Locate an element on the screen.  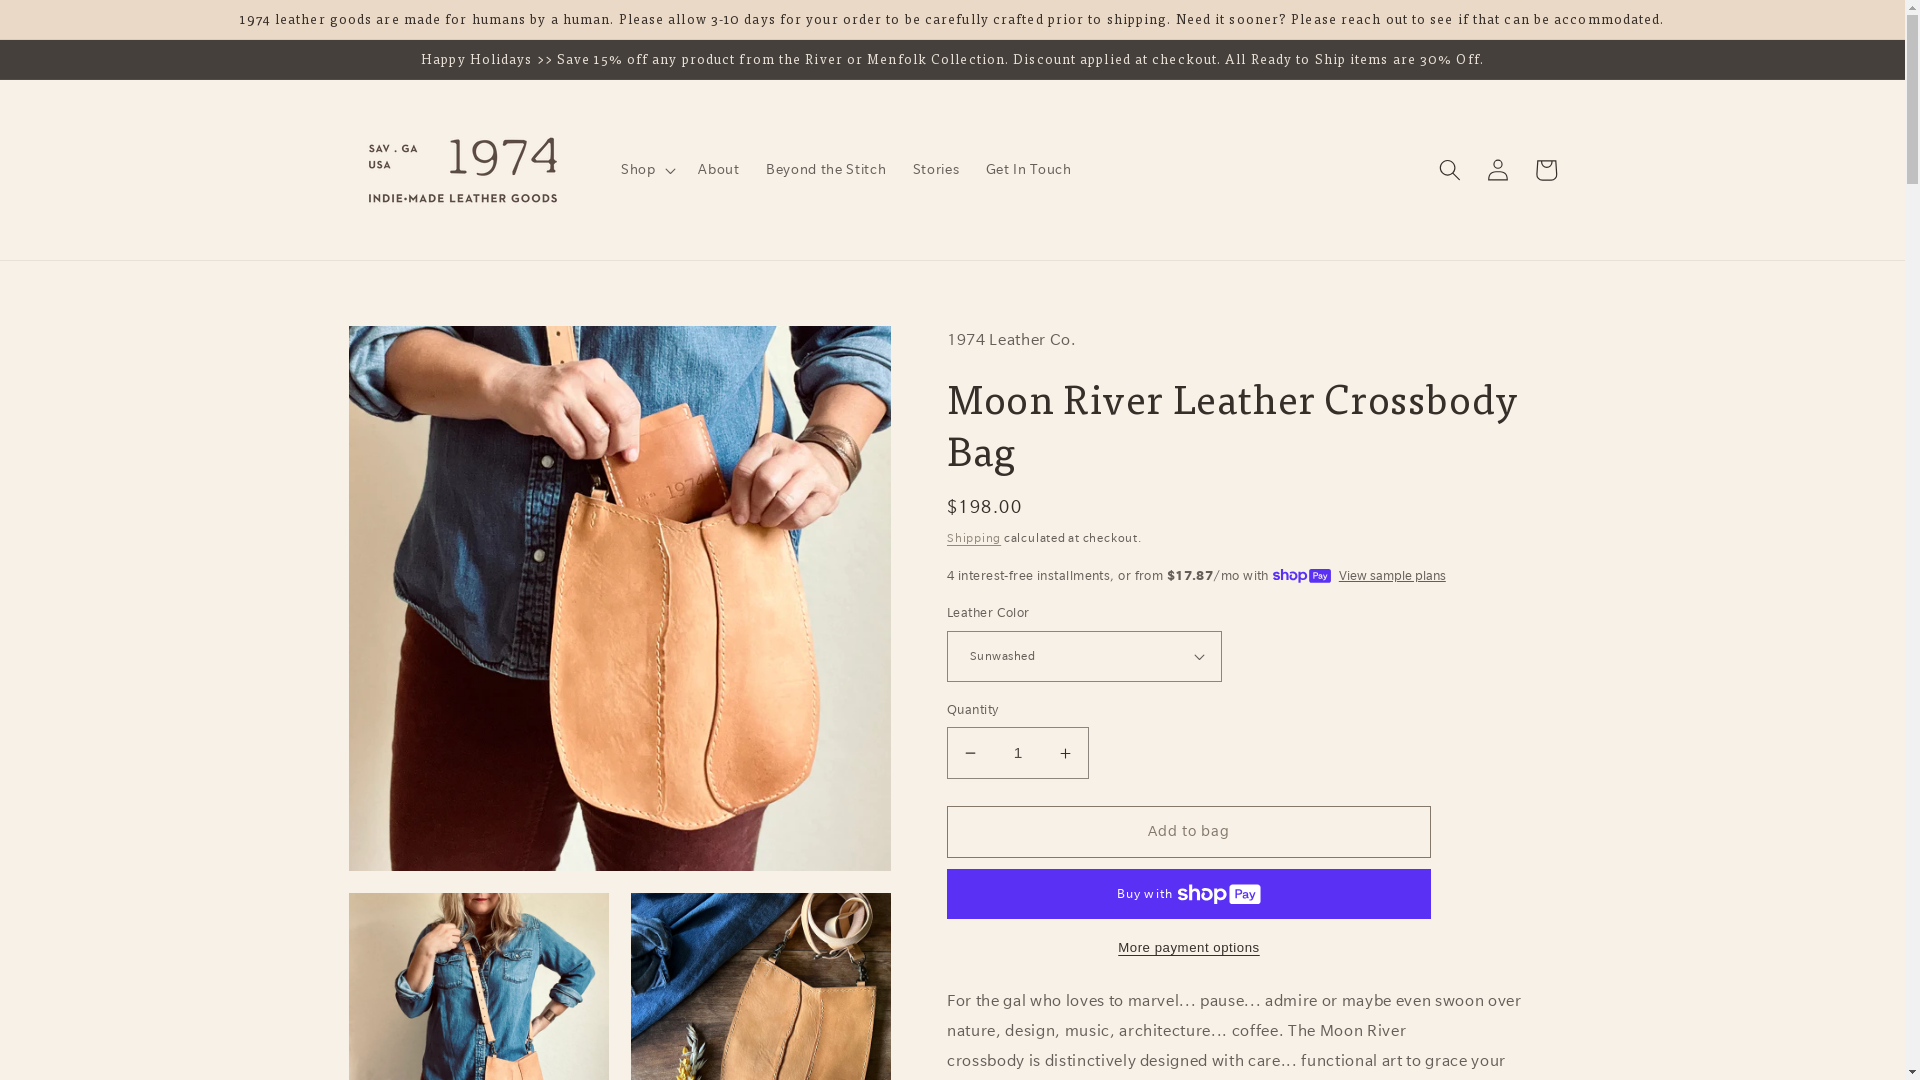
'Increase quantity for Moon River Leather Crossbody Bag' is located at coordinates (1064, 752).